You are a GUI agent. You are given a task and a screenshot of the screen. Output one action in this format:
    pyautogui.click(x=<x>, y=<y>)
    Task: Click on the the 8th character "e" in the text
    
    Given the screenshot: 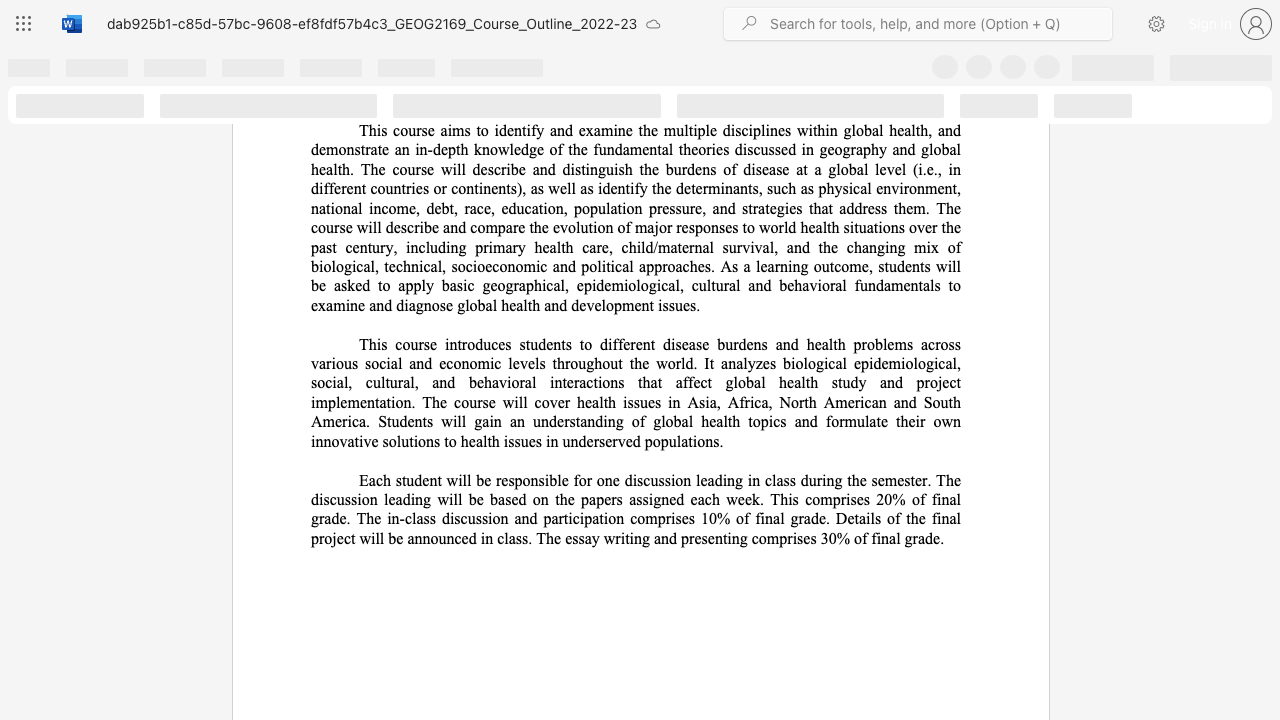 What is the action you would take?
    pyautogui.click(x=448, y=305)
    